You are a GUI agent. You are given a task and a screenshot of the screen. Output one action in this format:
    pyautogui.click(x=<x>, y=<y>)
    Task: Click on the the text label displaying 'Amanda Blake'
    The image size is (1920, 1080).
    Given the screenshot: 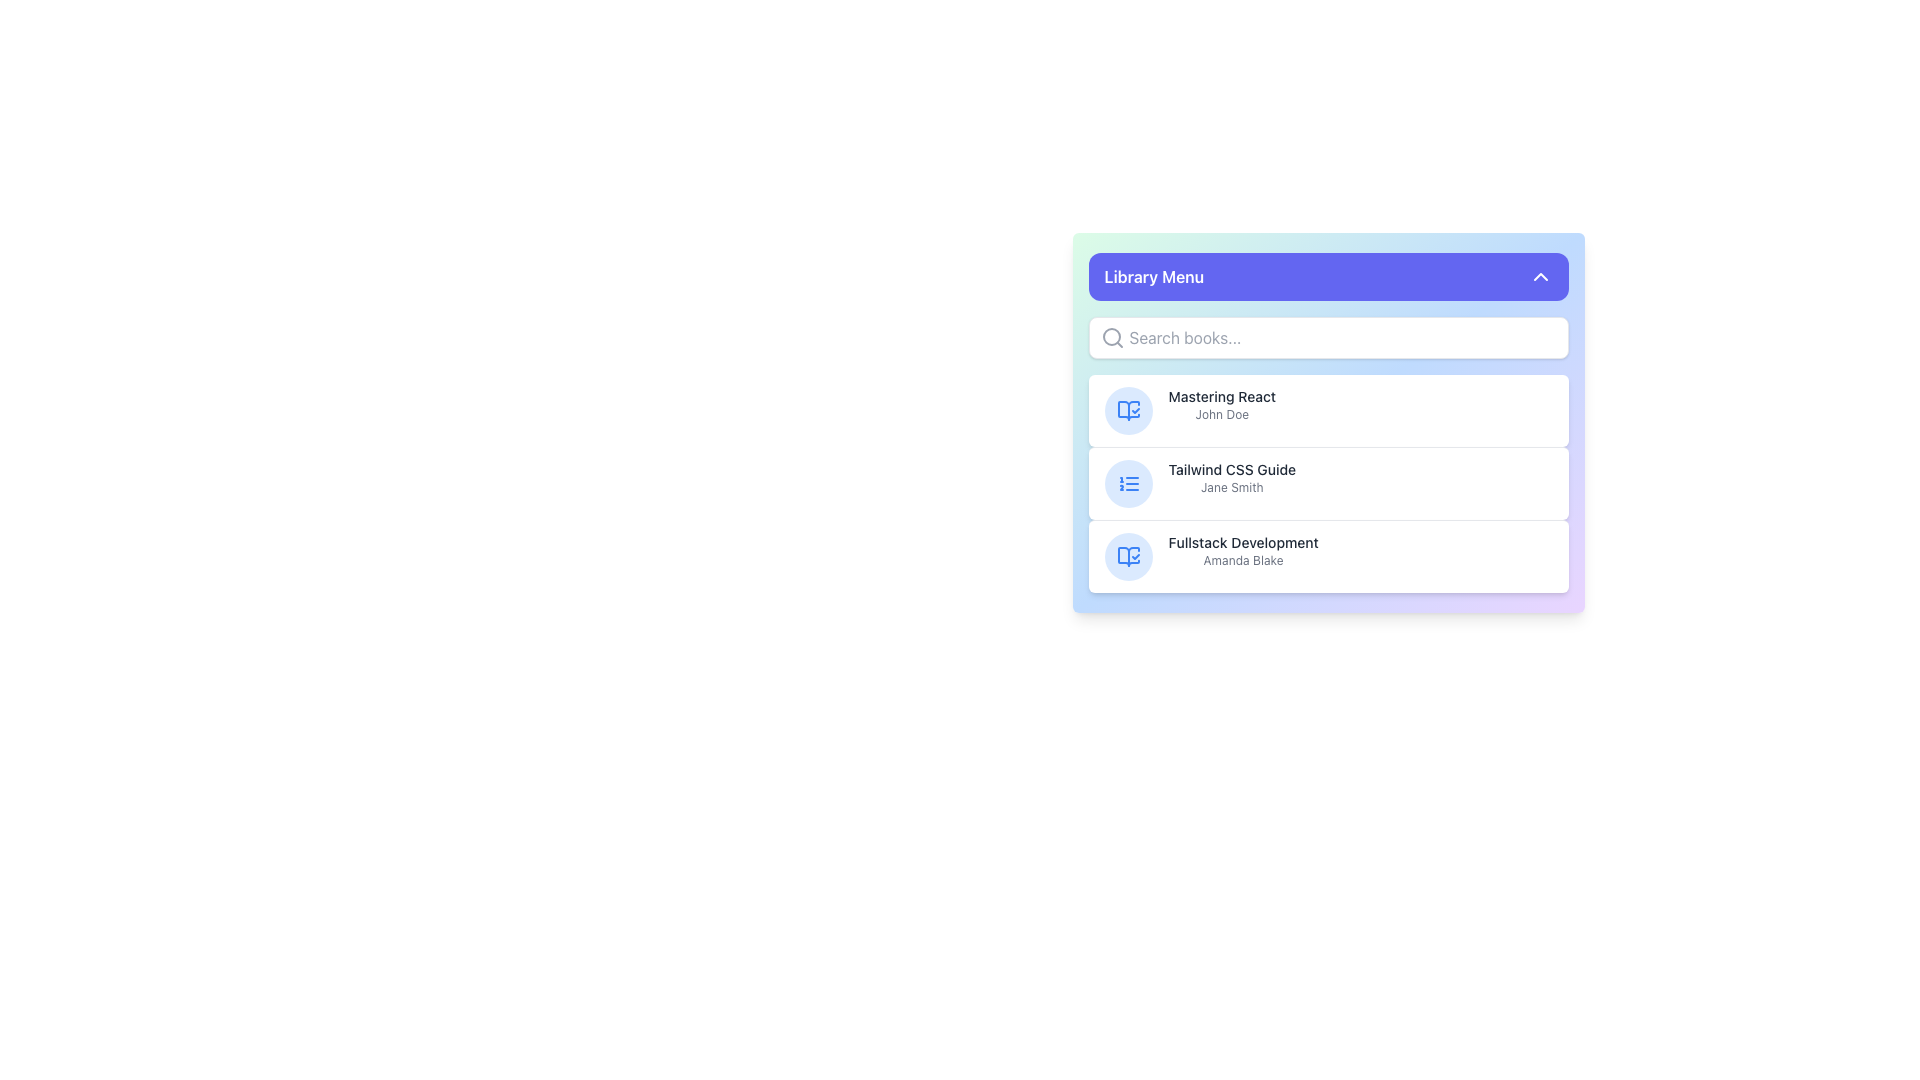 What is the action you would take?
    pyautogui.click(x=1242, y=560)
    